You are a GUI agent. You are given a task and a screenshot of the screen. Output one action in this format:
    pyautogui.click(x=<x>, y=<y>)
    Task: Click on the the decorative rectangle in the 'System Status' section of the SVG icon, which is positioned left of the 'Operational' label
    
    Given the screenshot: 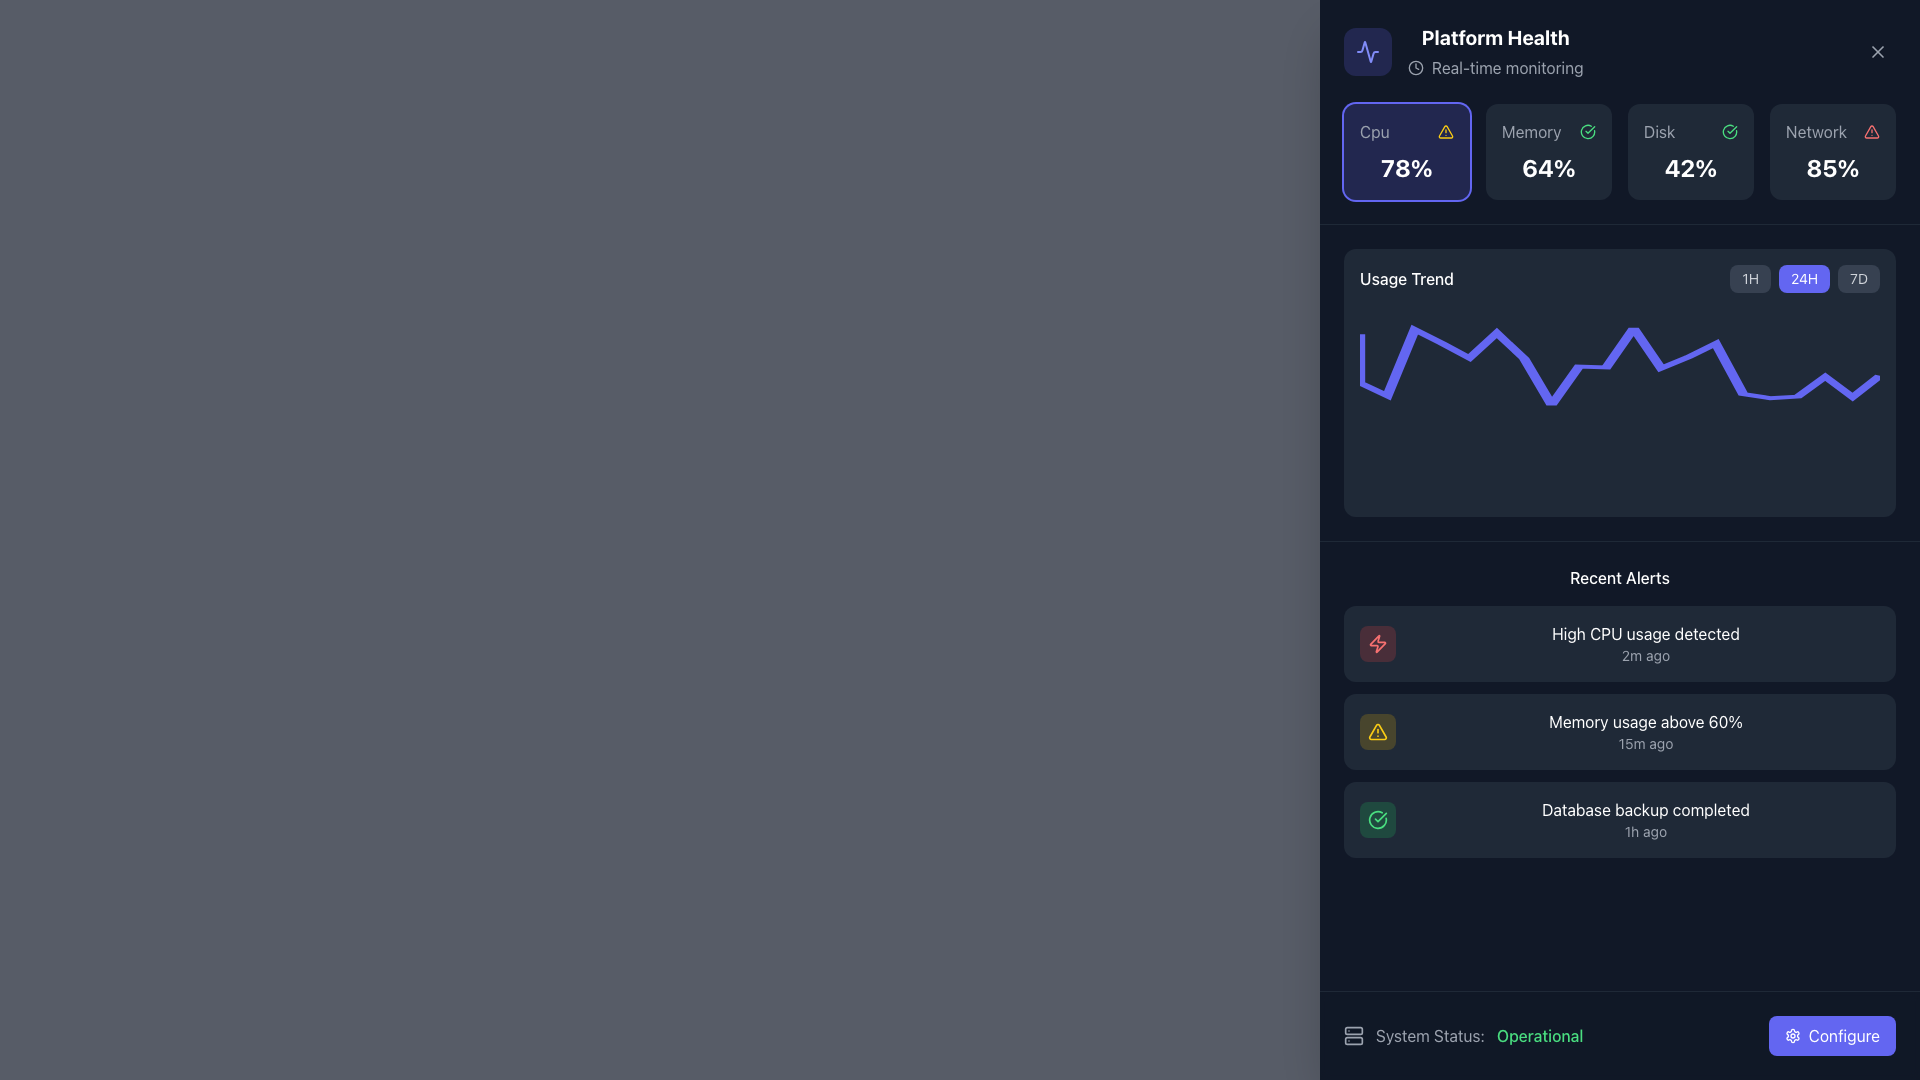 What is the action you would take?
    pyautogui.click(x=1353, y=1040)
    